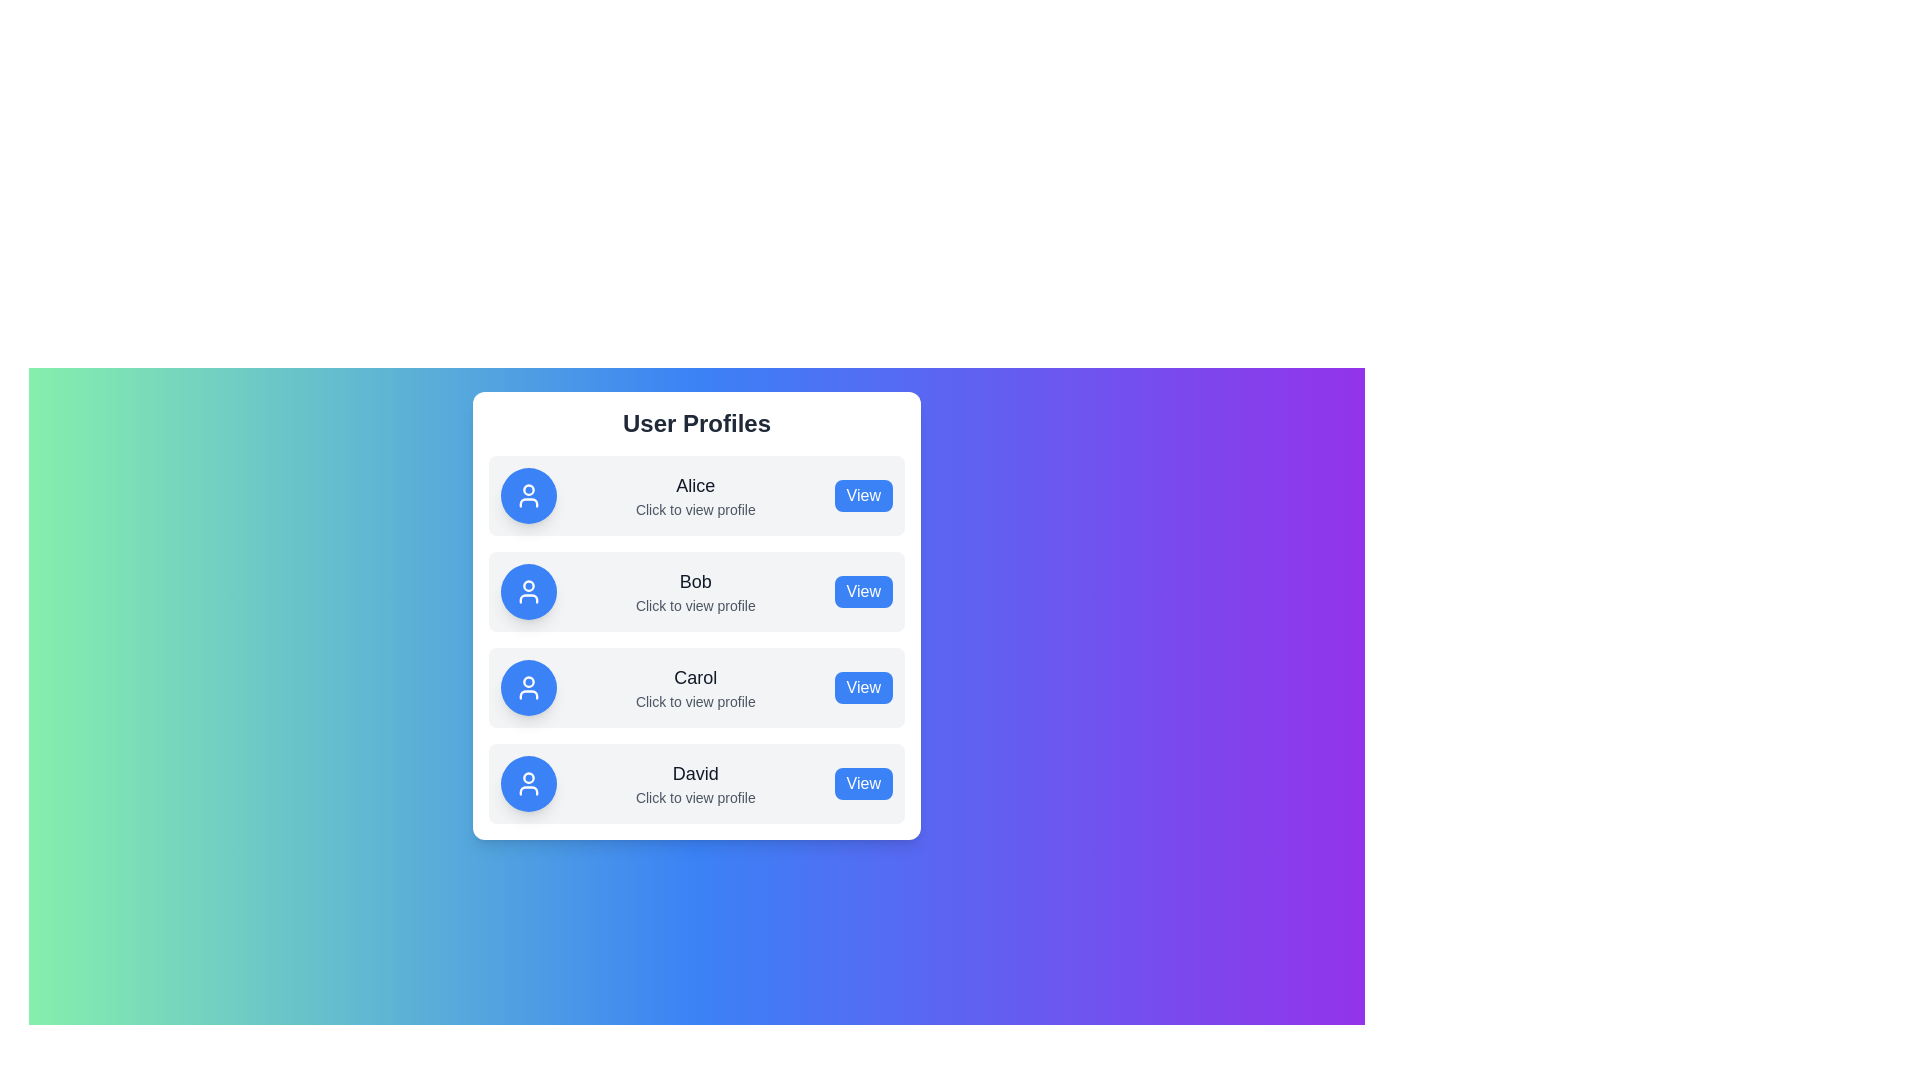  What do you see at coordinates (528, 495) in the screenshot?
I see `the circular blue icon with a white user figure, located to the left of the text 'Alice' and the 'View' button in the user profiles list` at bounding box center [528, 495].